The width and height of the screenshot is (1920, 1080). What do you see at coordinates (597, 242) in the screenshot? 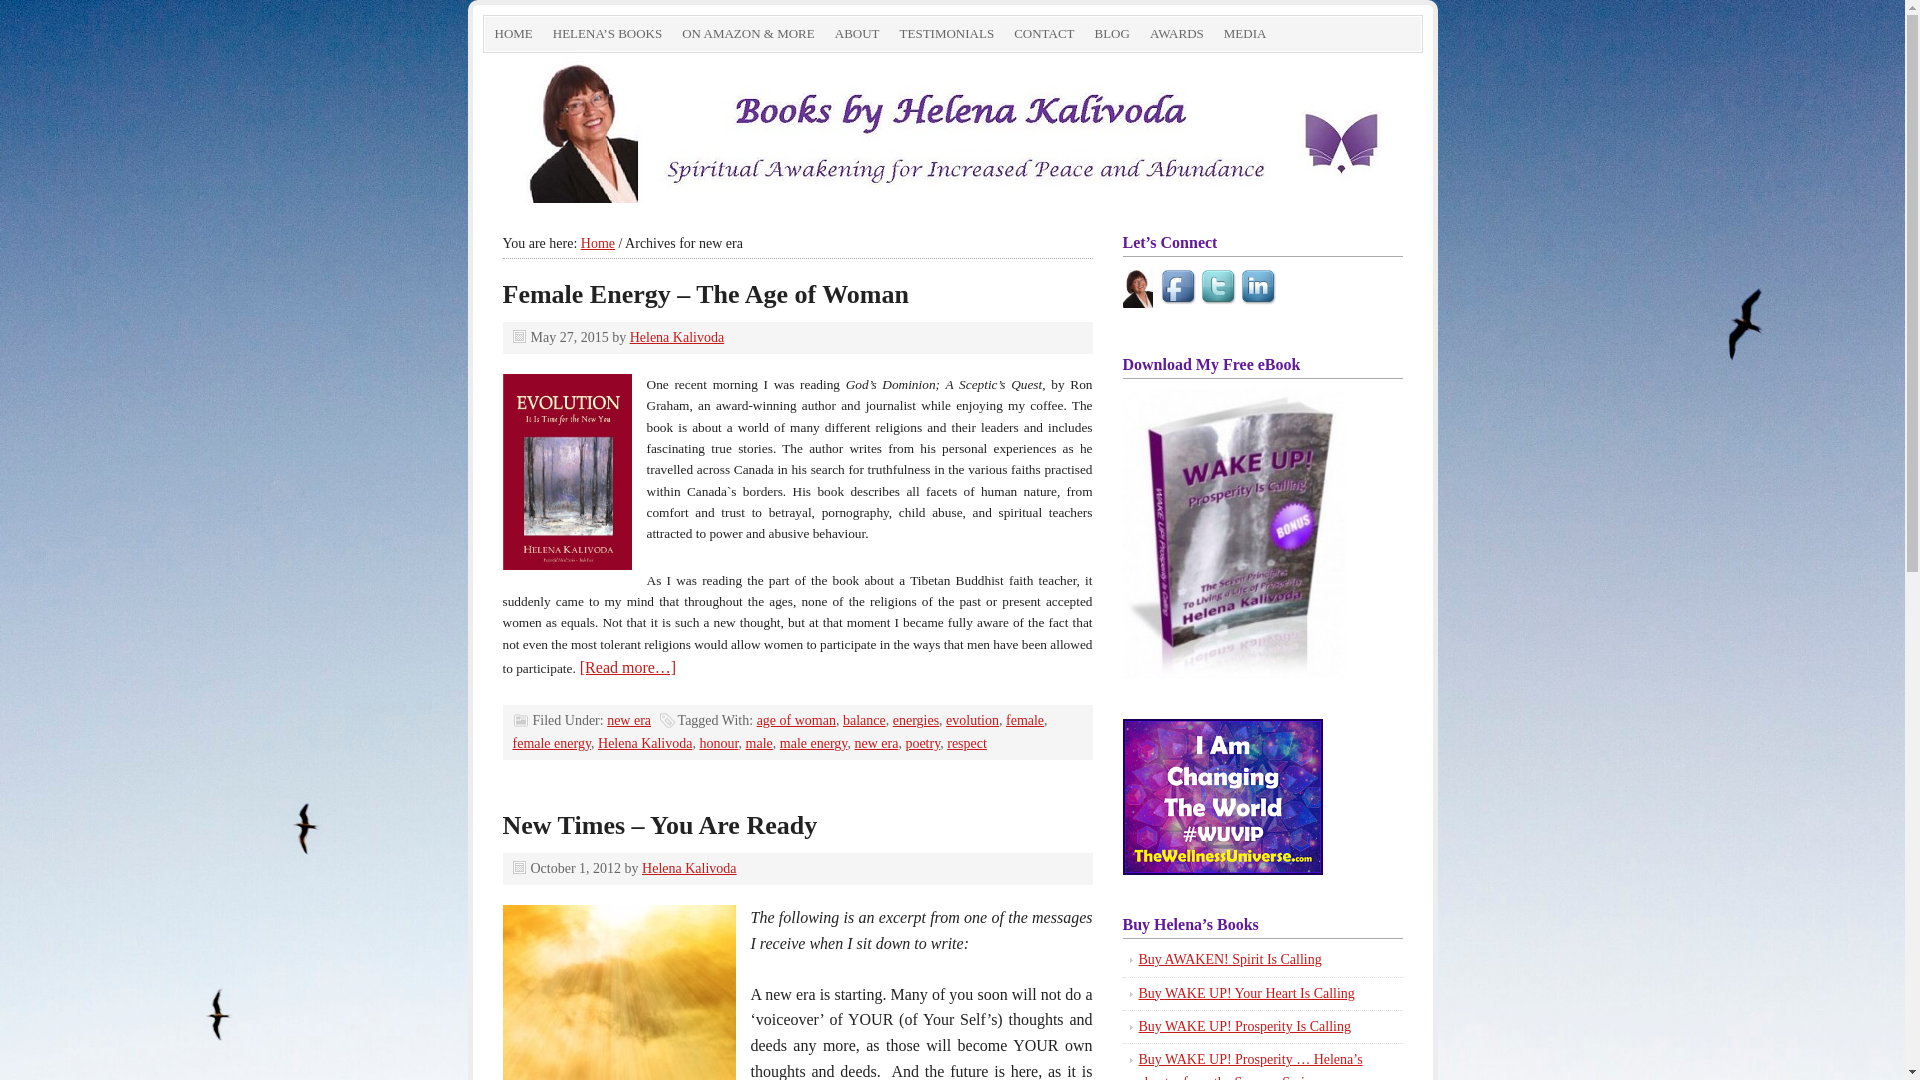
I see `'Home'` at bounding box center [597, 242].